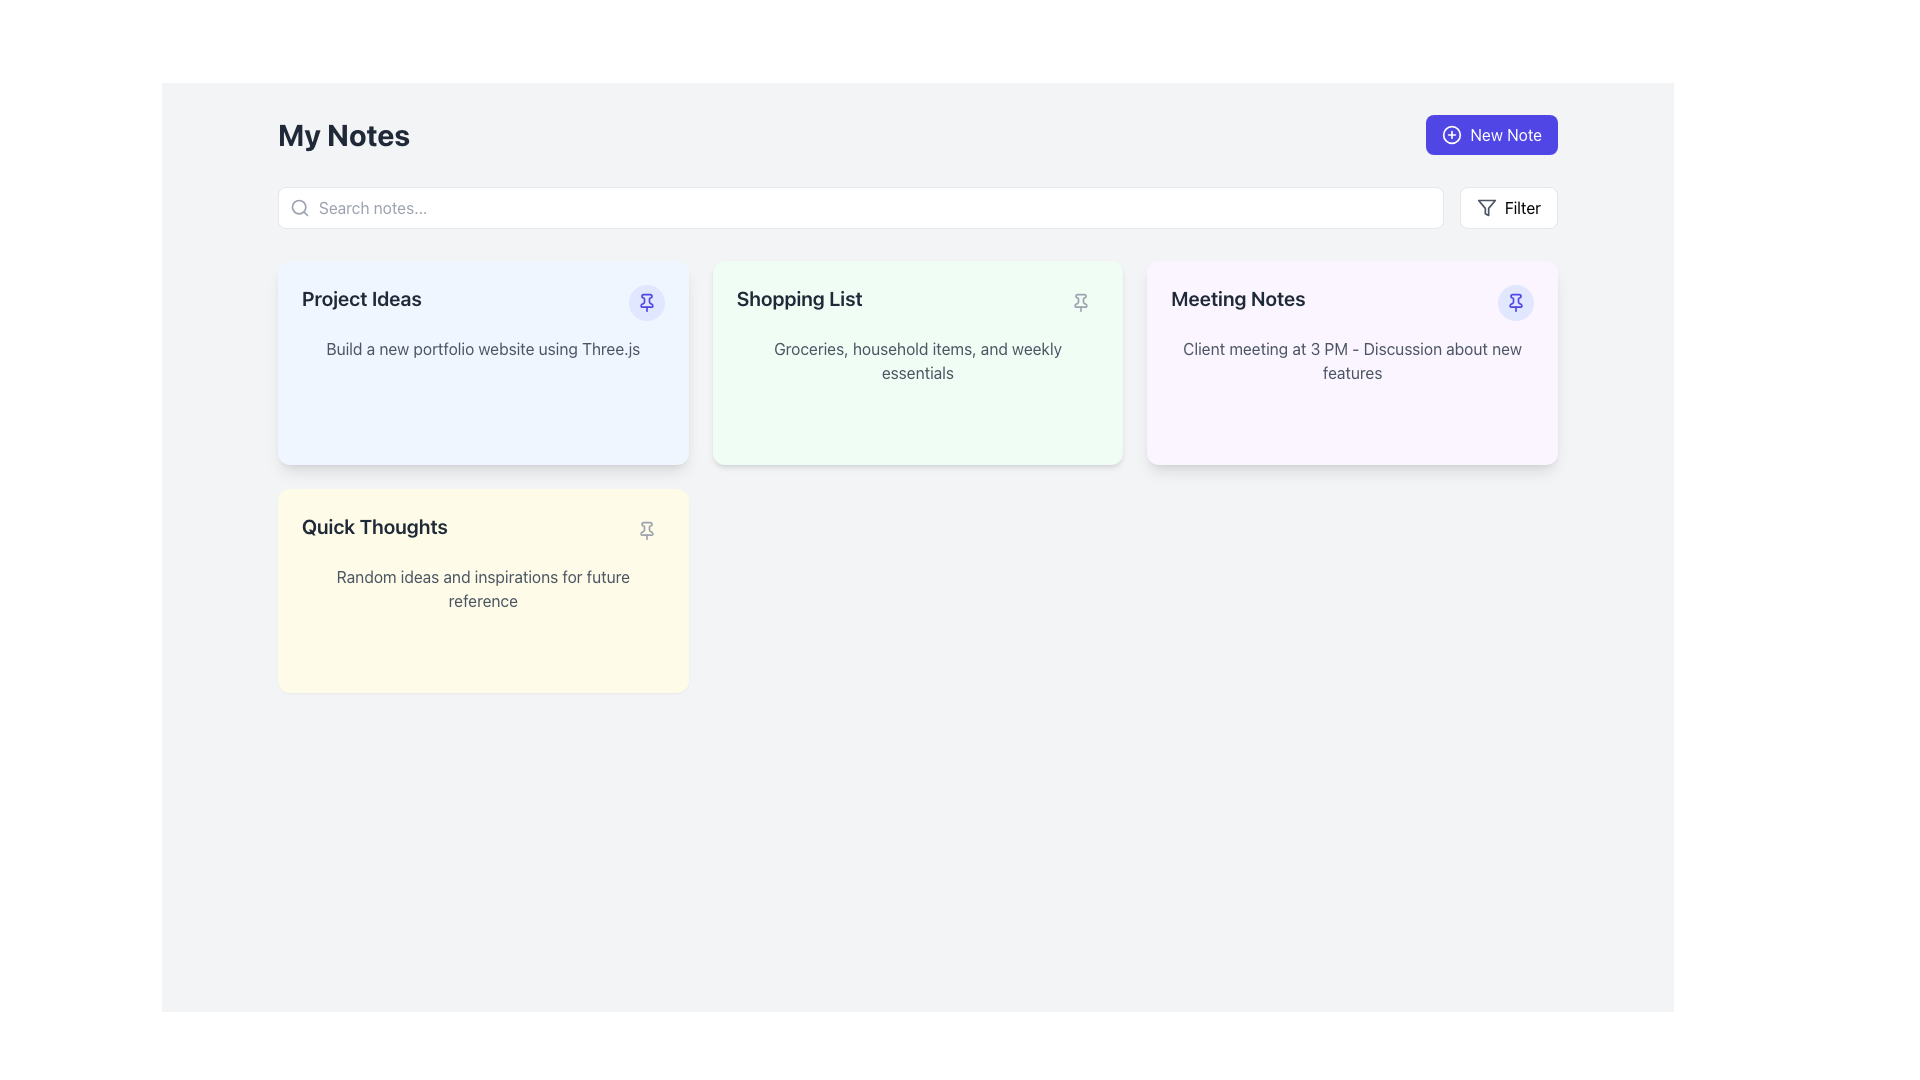 This screenshot has width=1920, height=1080. What do you see at coordinates (1516, 300) in the screenshot?
I see `the pin icon located within the circular button in the top-right corner of the 'Meeting Notes' card` at bounding box center [1516, 300].